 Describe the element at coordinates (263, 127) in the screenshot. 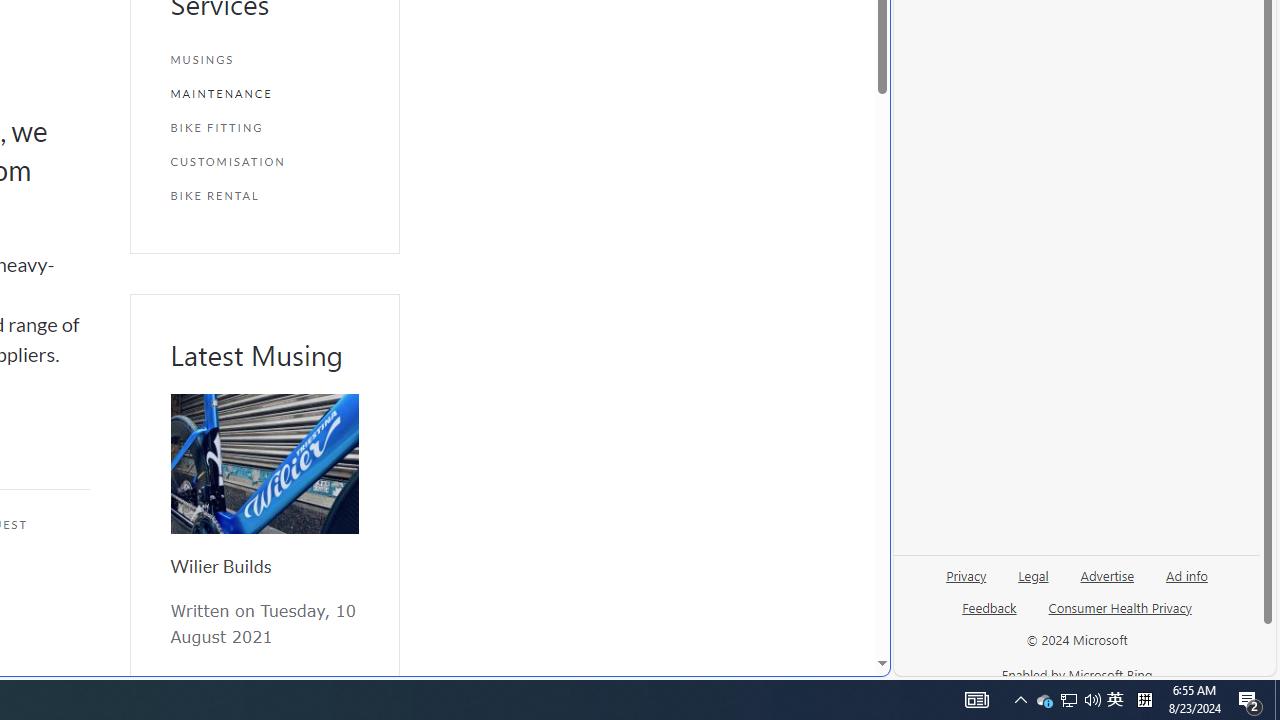

I see `'BIKE FITTING'` at that location.